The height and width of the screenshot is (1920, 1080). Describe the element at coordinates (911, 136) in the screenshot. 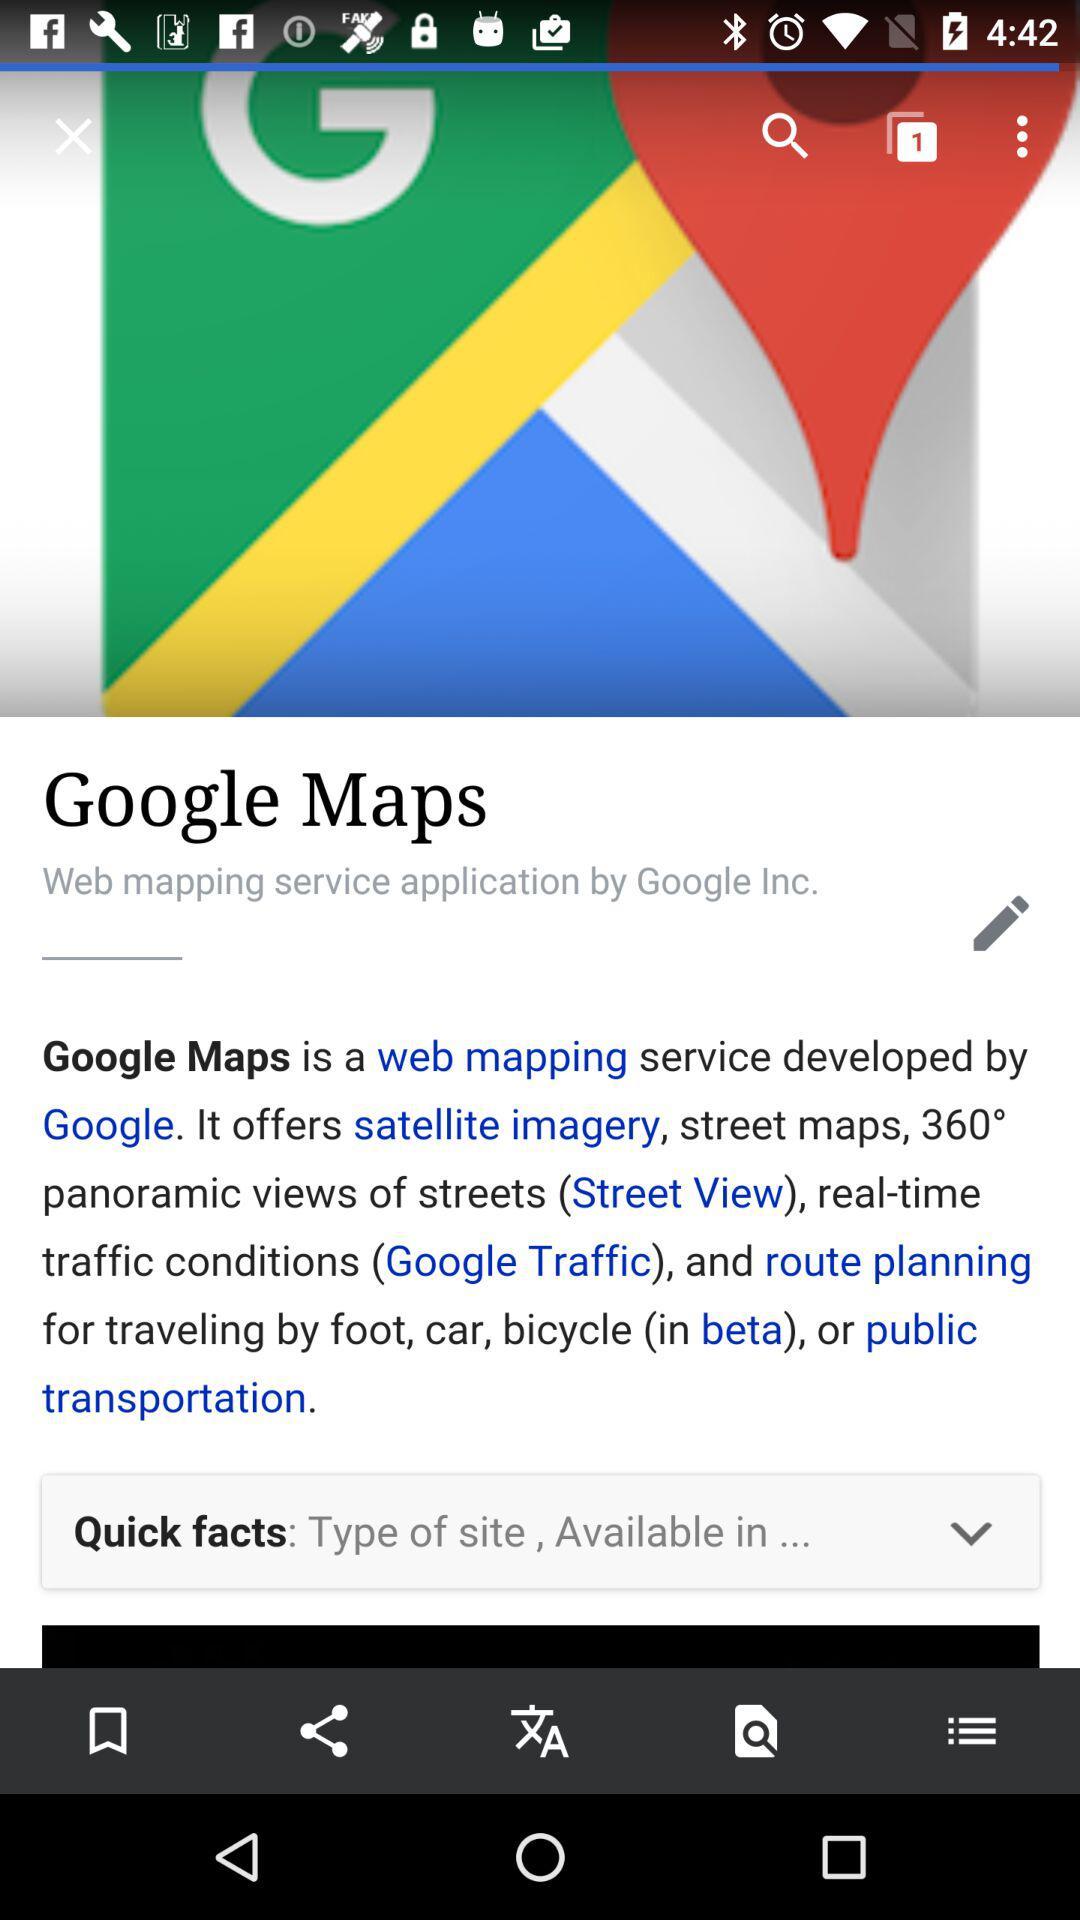

I see `the icon right to the search icon` at that location.